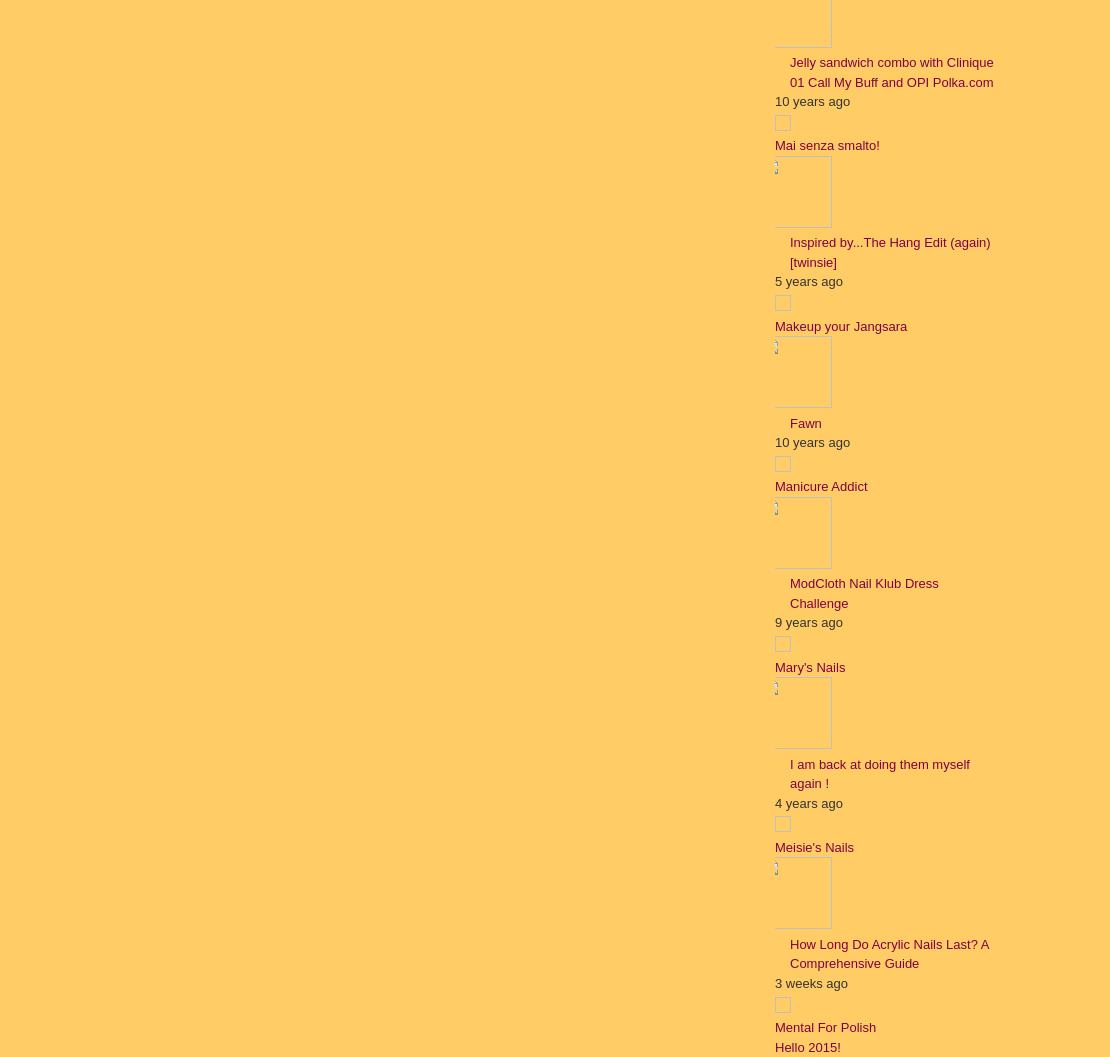 Image resolution: width=1110 pixels, height=1057 pixels. What do you see at coordinates (889, 250) in the screenshot?
I see `'Inspired by...The Hang Edit (again) [twinsie]'` at bounding box center [889, 250].